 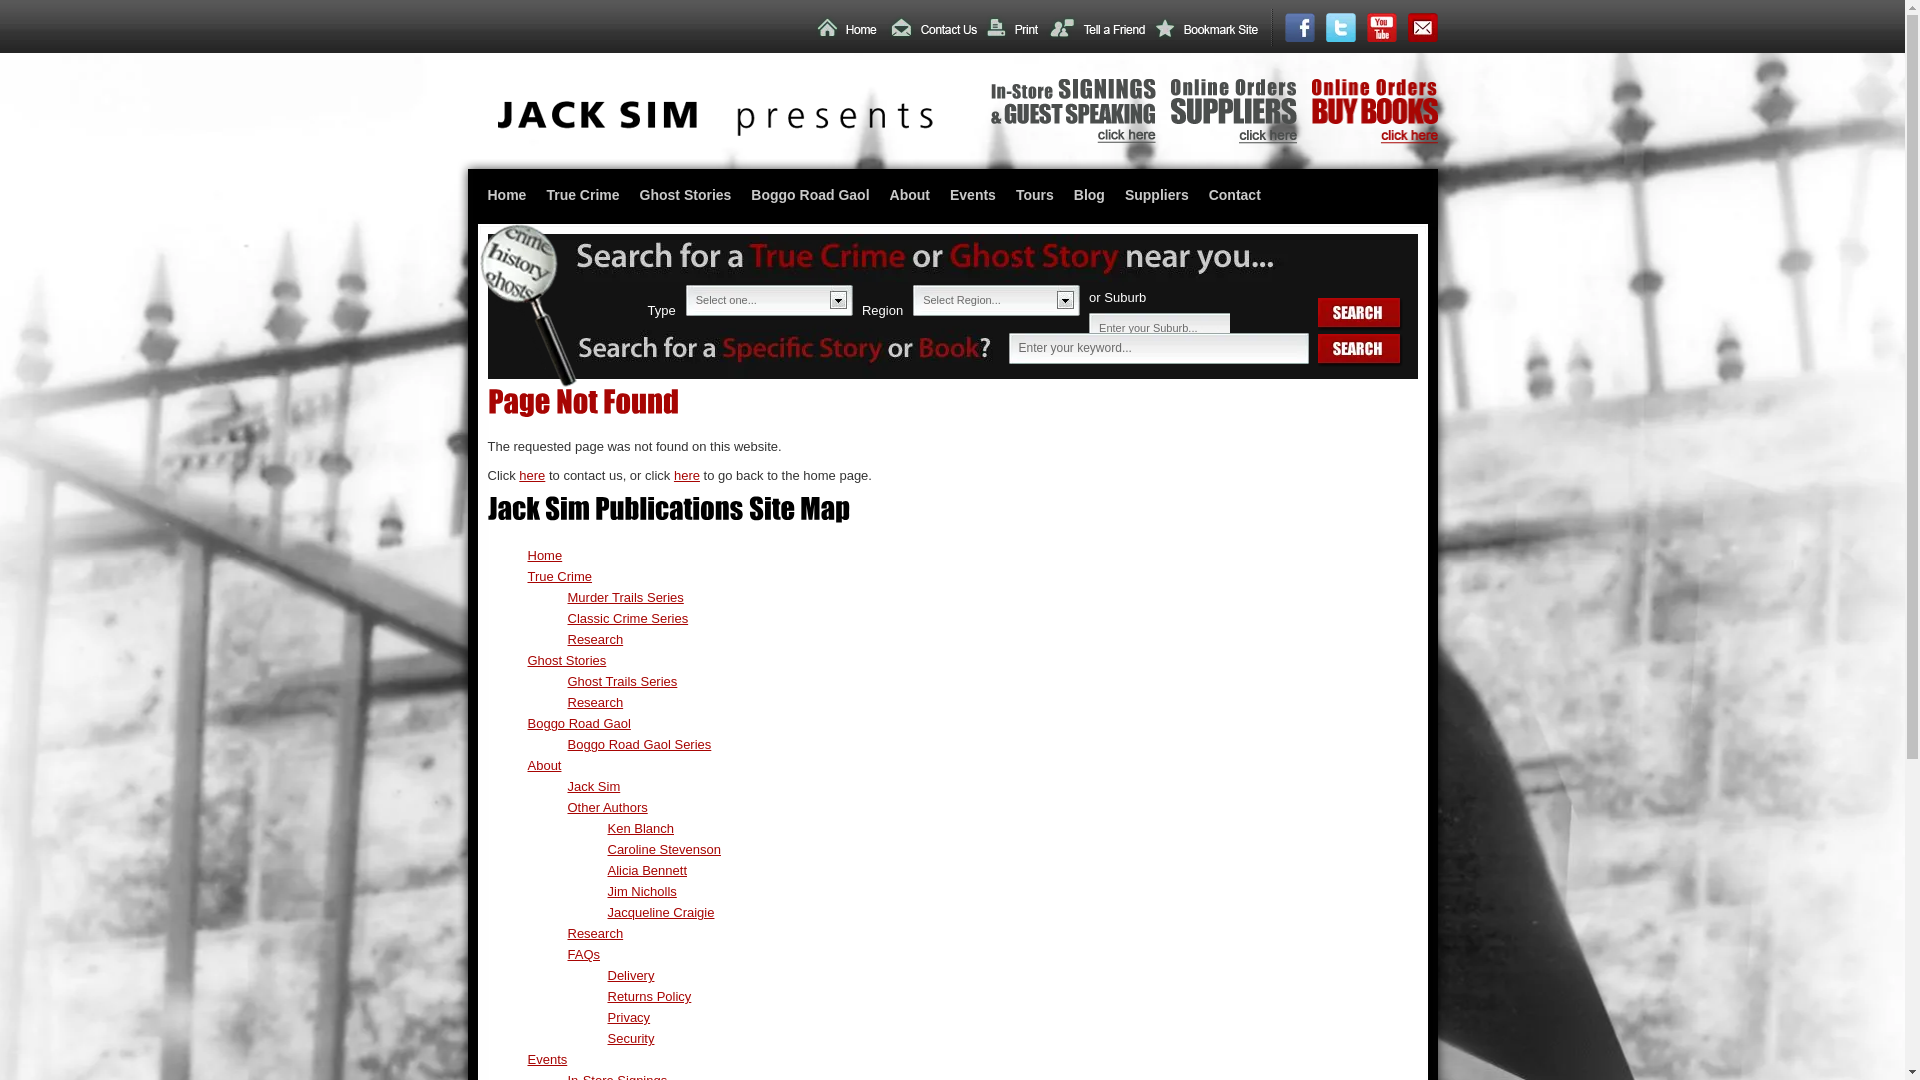 What do you see at coordinates (566, 617) in the screenshot?
I see `'Classic Crime Series'` at bounding box center [566, 617].